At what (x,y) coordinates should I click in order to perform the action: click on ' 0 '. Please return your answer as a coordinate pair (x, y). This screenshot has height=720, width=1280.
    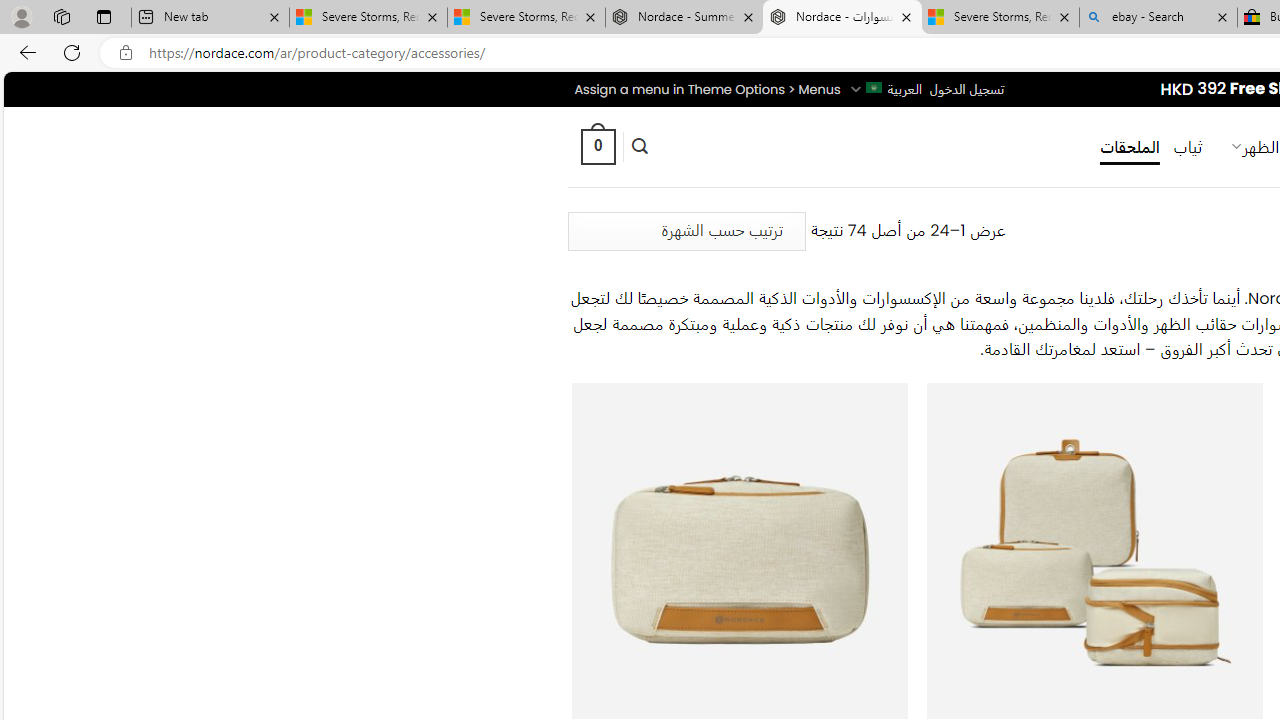
    Looking at the image, I should click on (596, 145).